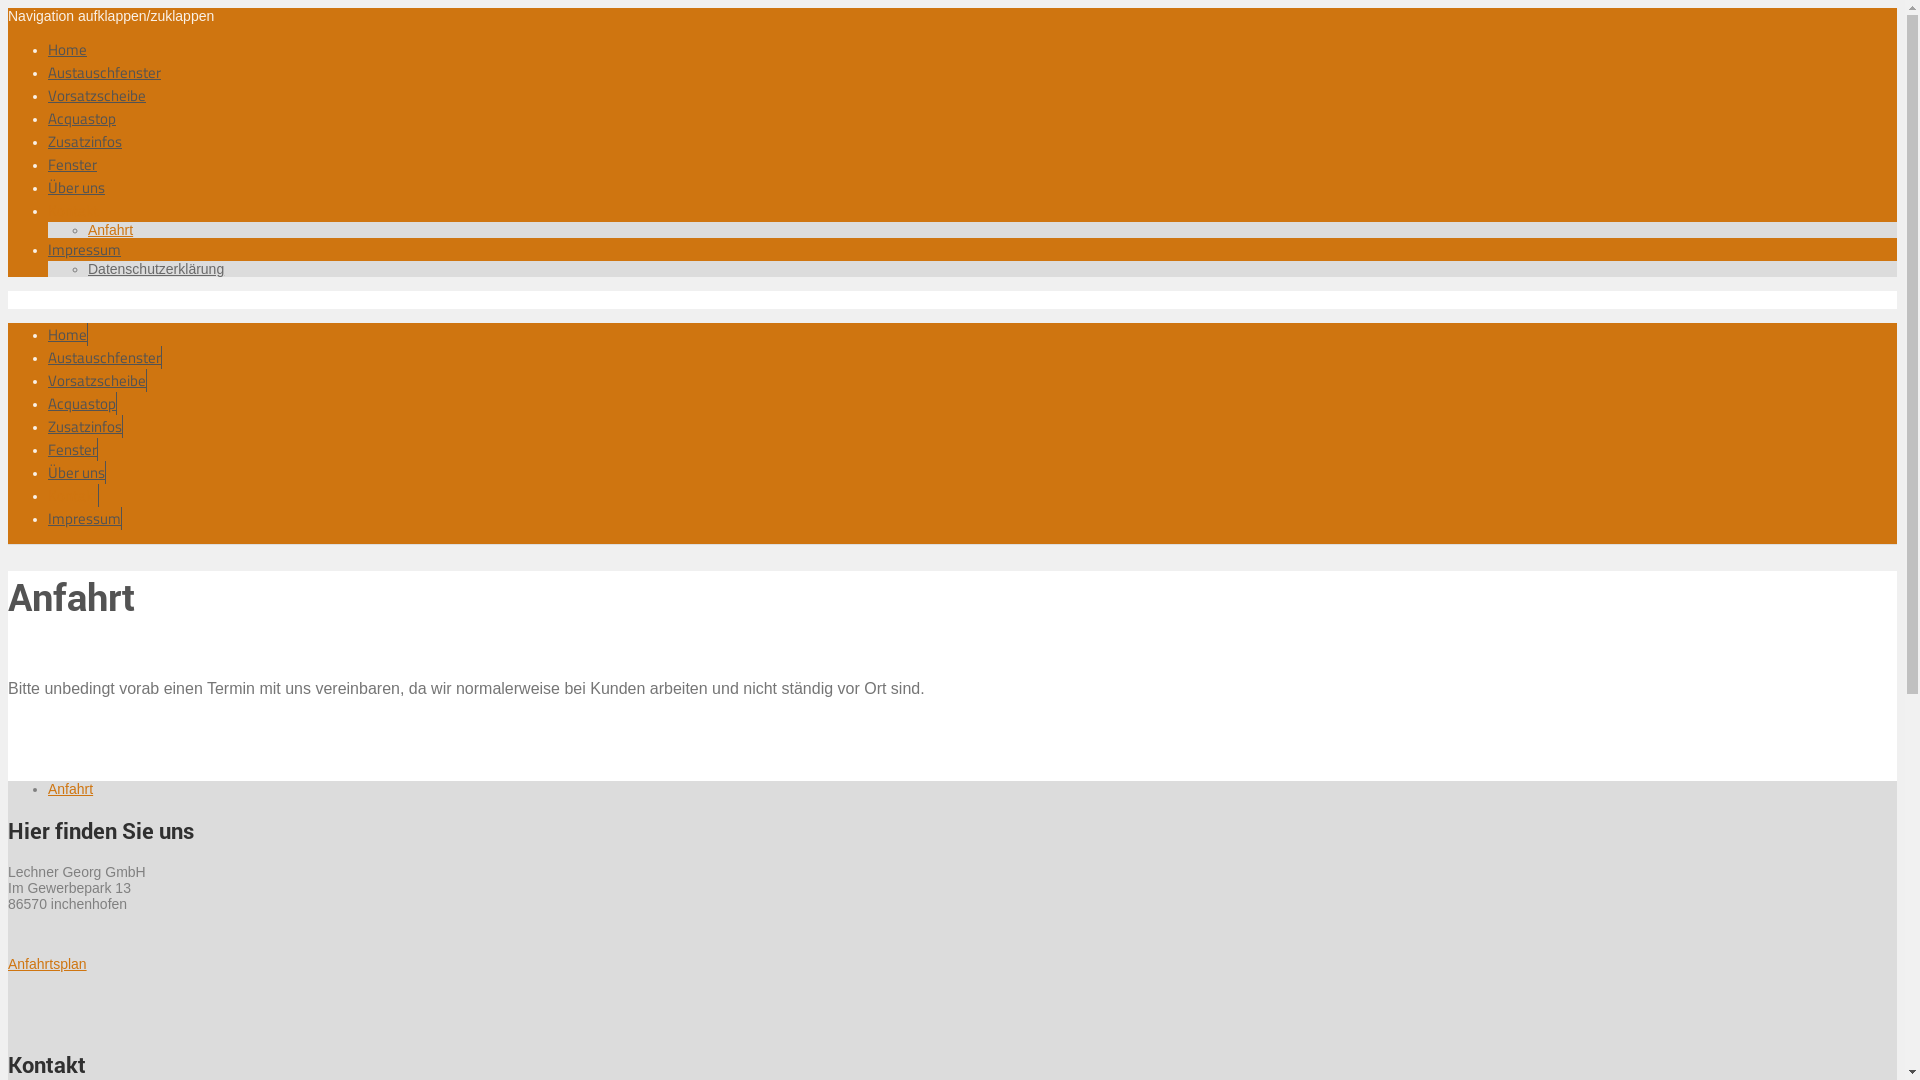  What do you see at coordinates (103, 71) in the screenshot?
I see `'Austauschfenster'` at bounding box center [103, 71].